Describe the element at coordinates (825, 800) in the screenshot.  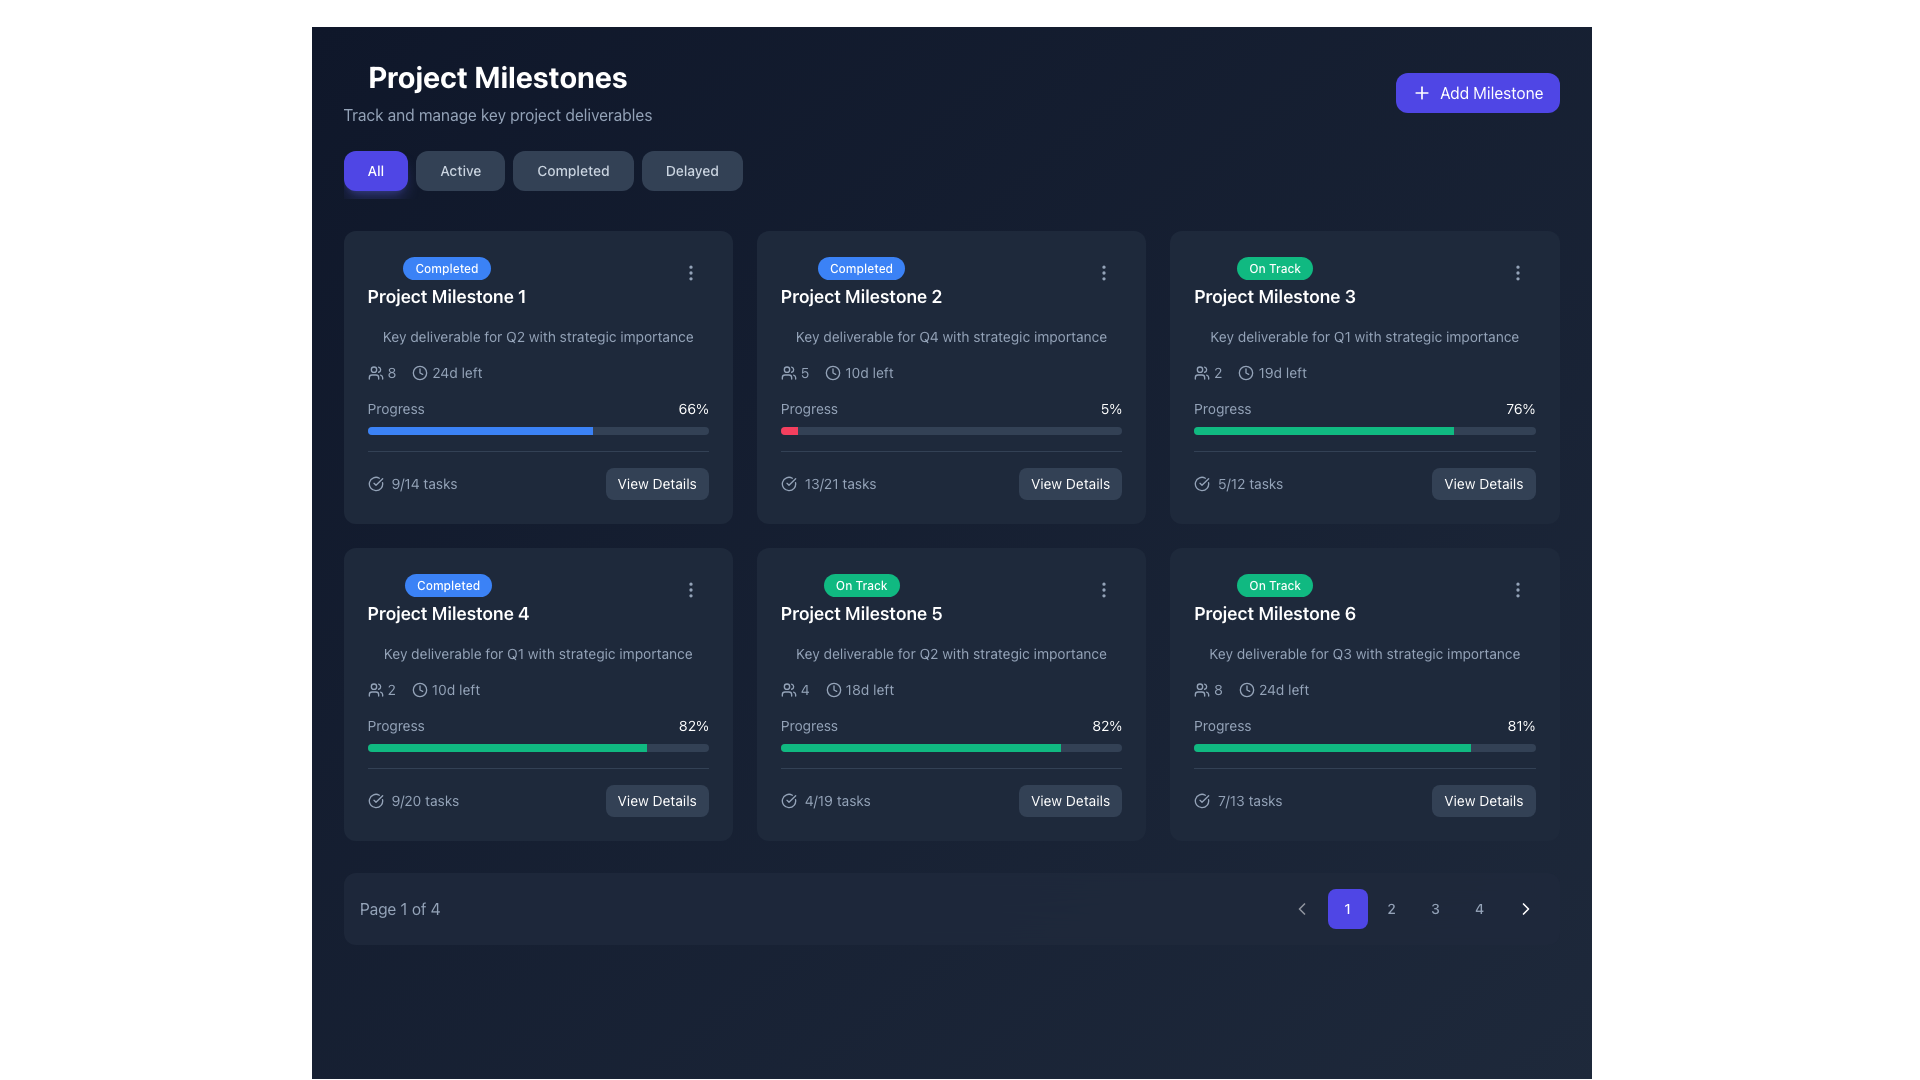
I see `the text label displaying '4/19 tasks' with the accompanying checkmark icon located at the bottom section of the card labeled 'Project Milestone 5'` at that location.